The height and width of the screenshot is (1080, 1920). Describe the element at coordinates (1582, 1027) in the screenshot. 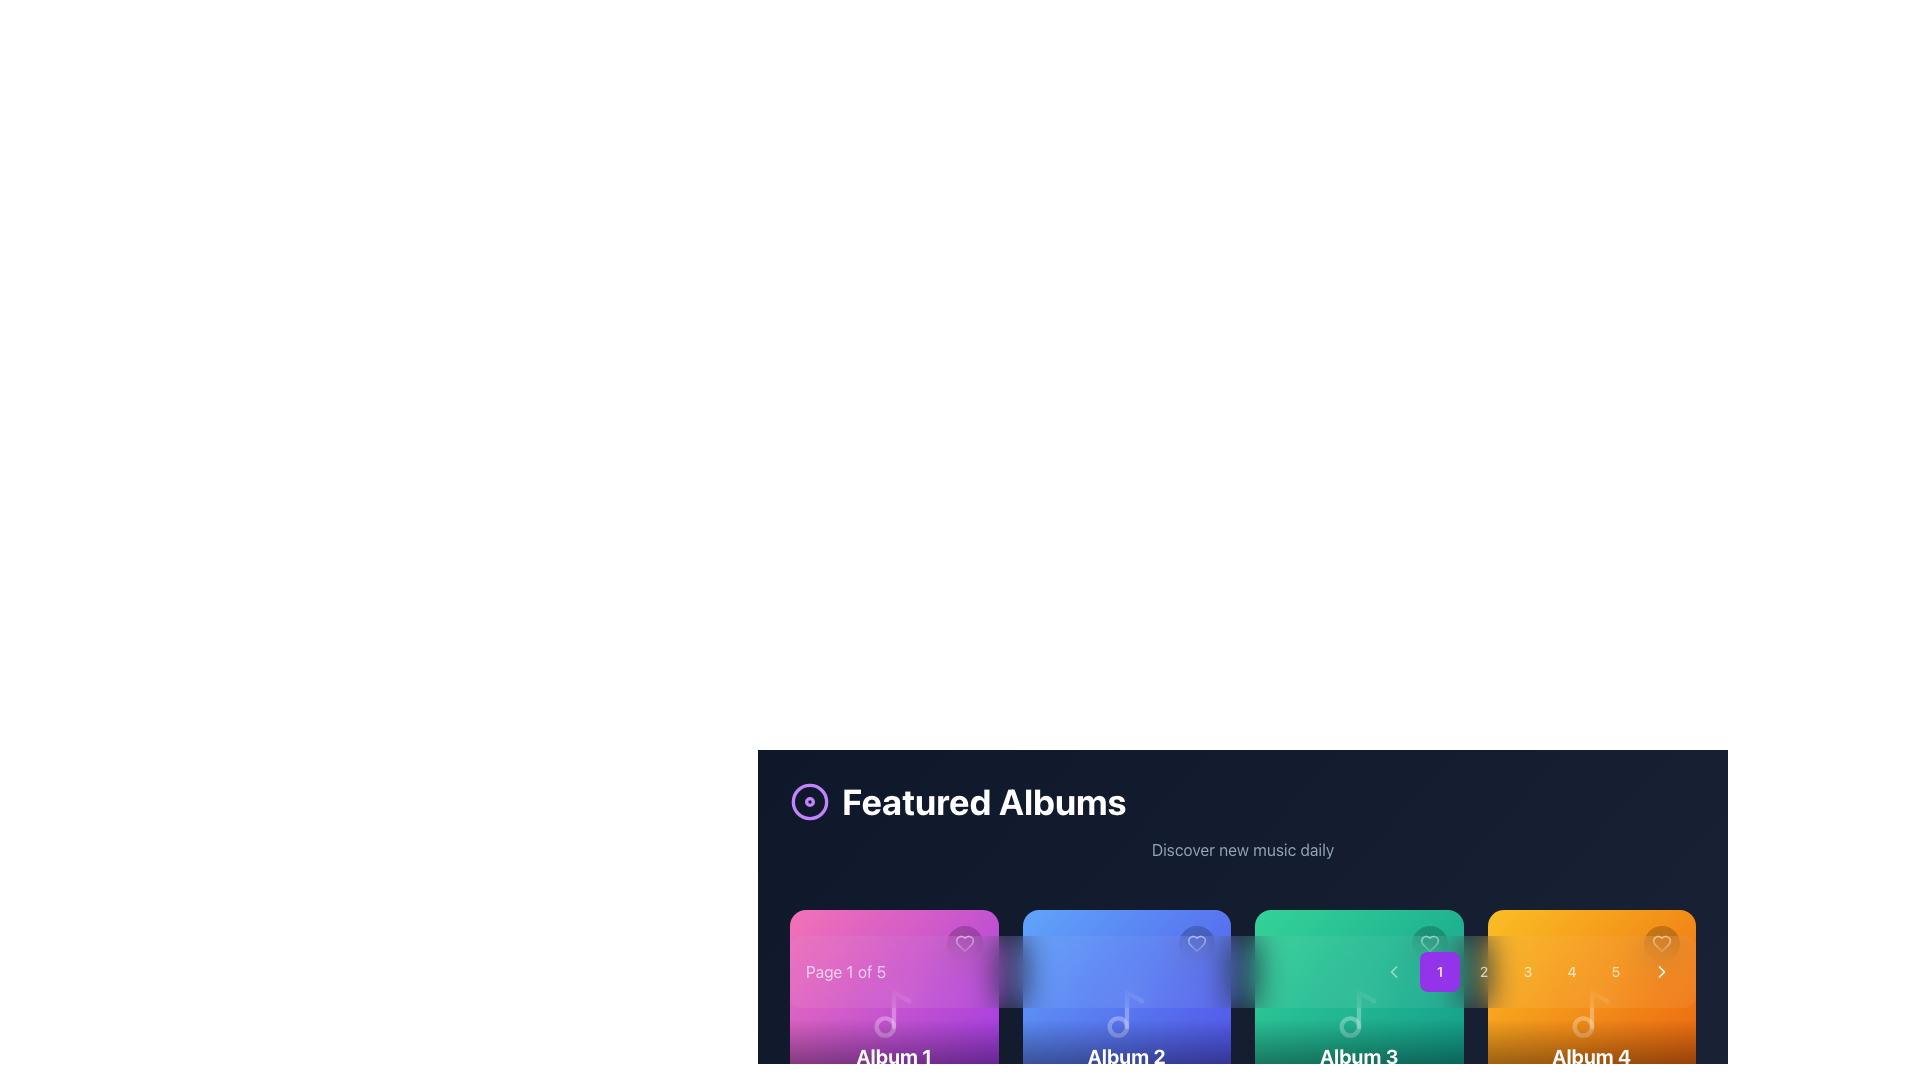

I see `the small circular orange graphic element within the music-themed illustration, located in the middle-right section of the interface under the pagination controls` at that location.